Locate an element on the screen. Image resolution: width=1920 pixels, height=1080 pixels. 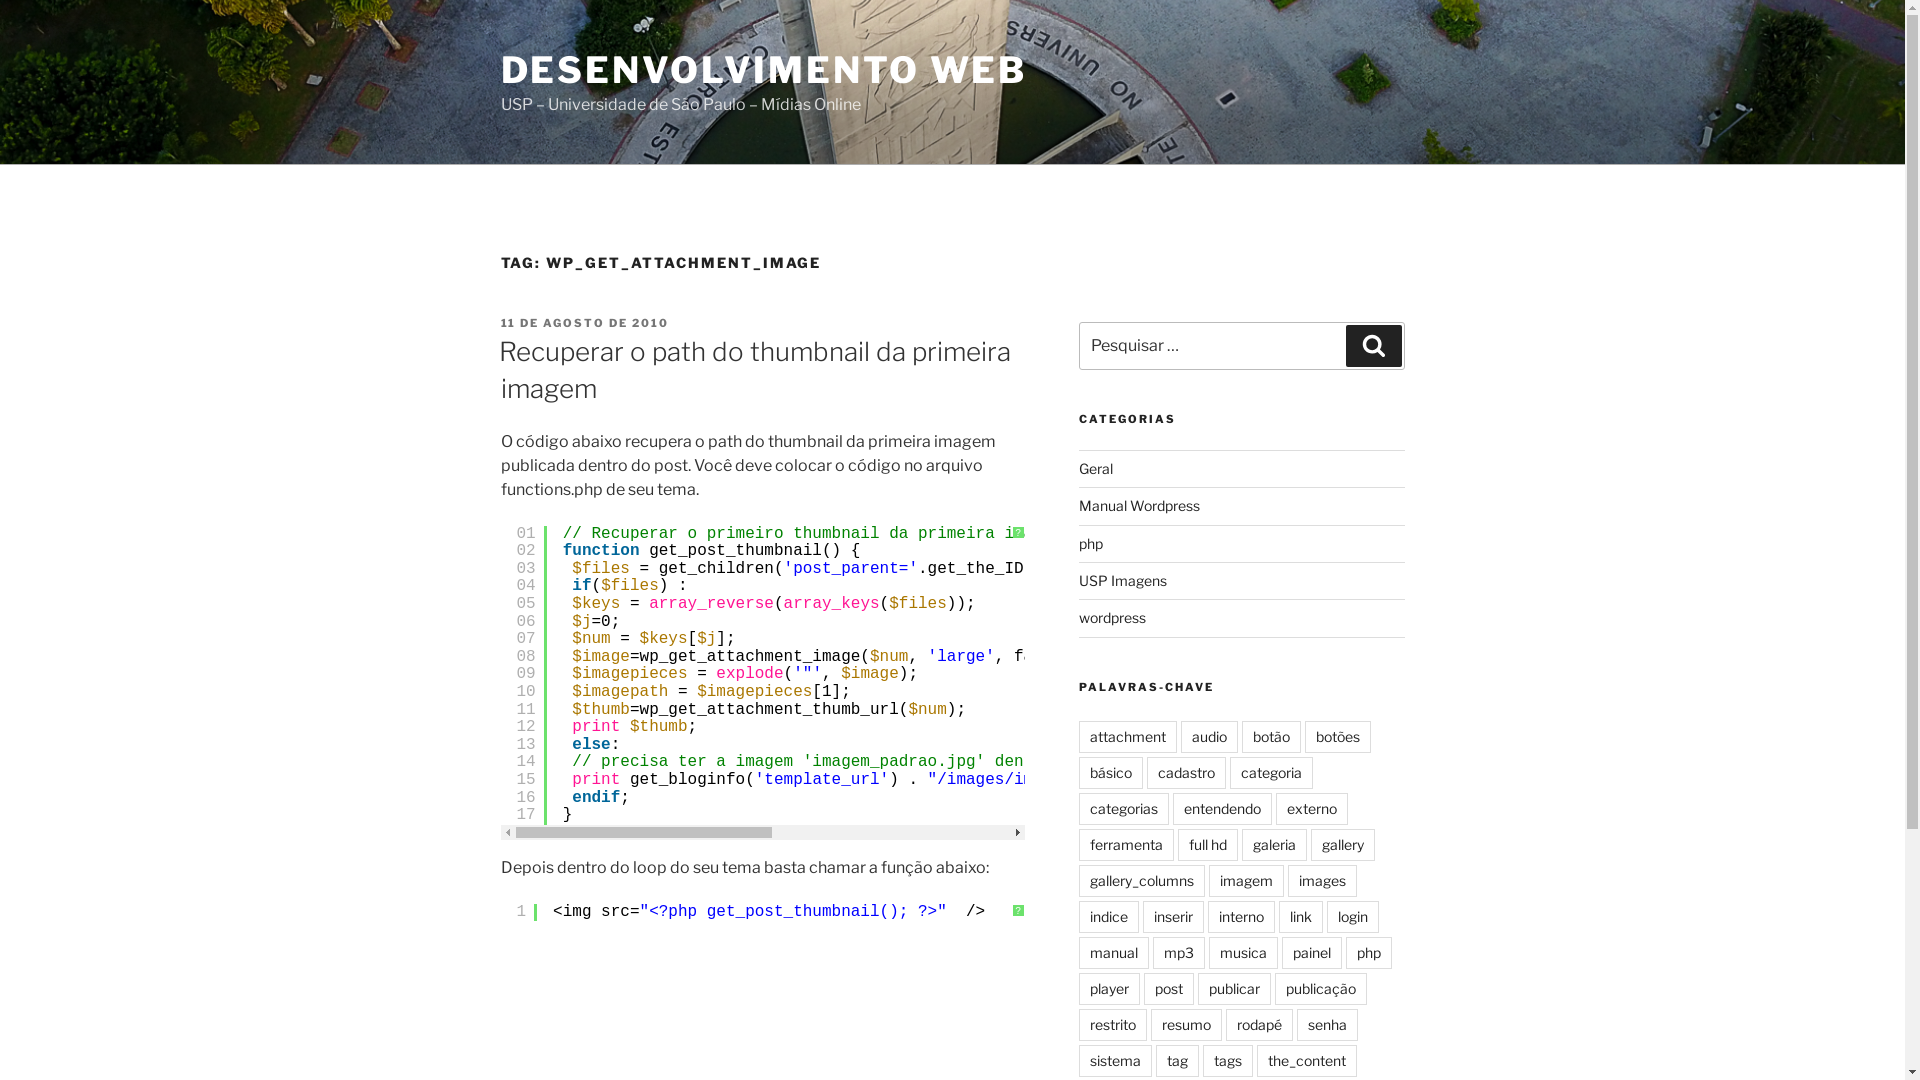
'tag' is located at coordinates (1177, 1059).